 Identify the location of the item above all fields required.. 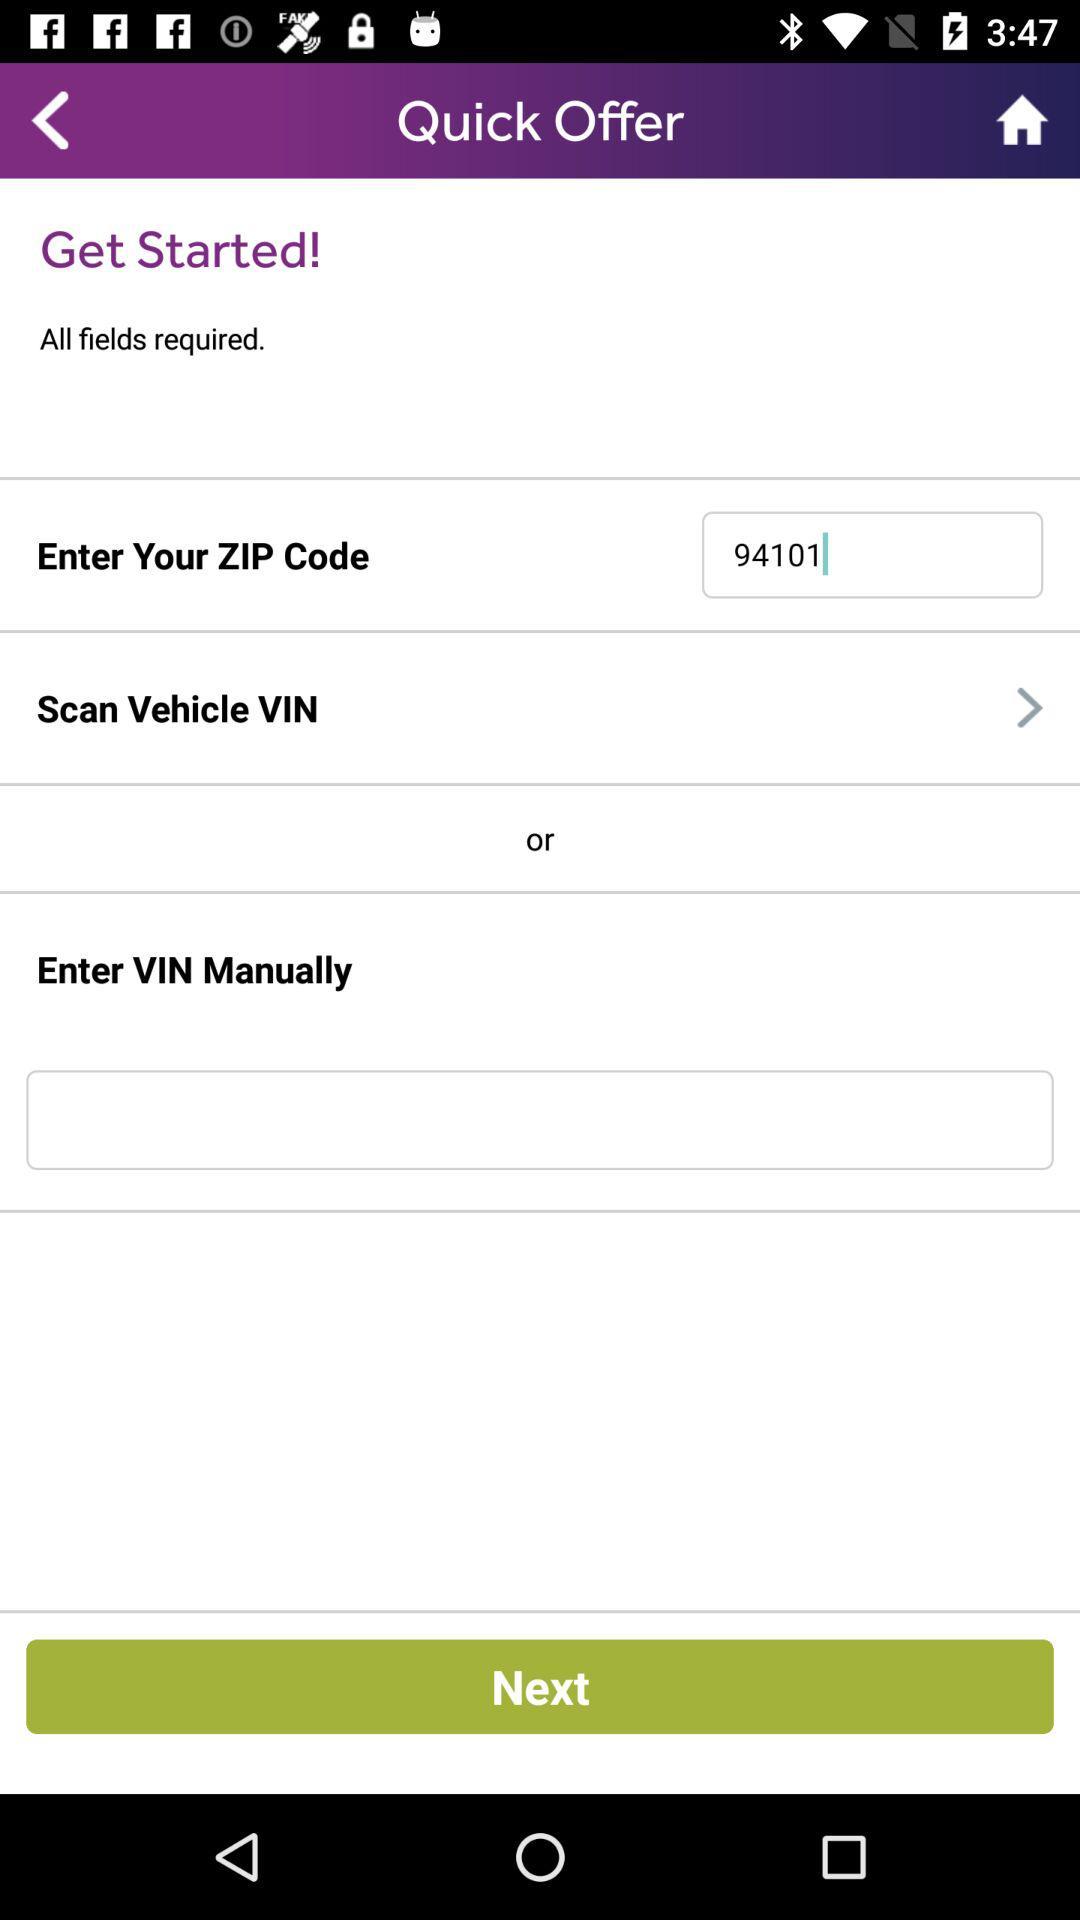
(180, 247).